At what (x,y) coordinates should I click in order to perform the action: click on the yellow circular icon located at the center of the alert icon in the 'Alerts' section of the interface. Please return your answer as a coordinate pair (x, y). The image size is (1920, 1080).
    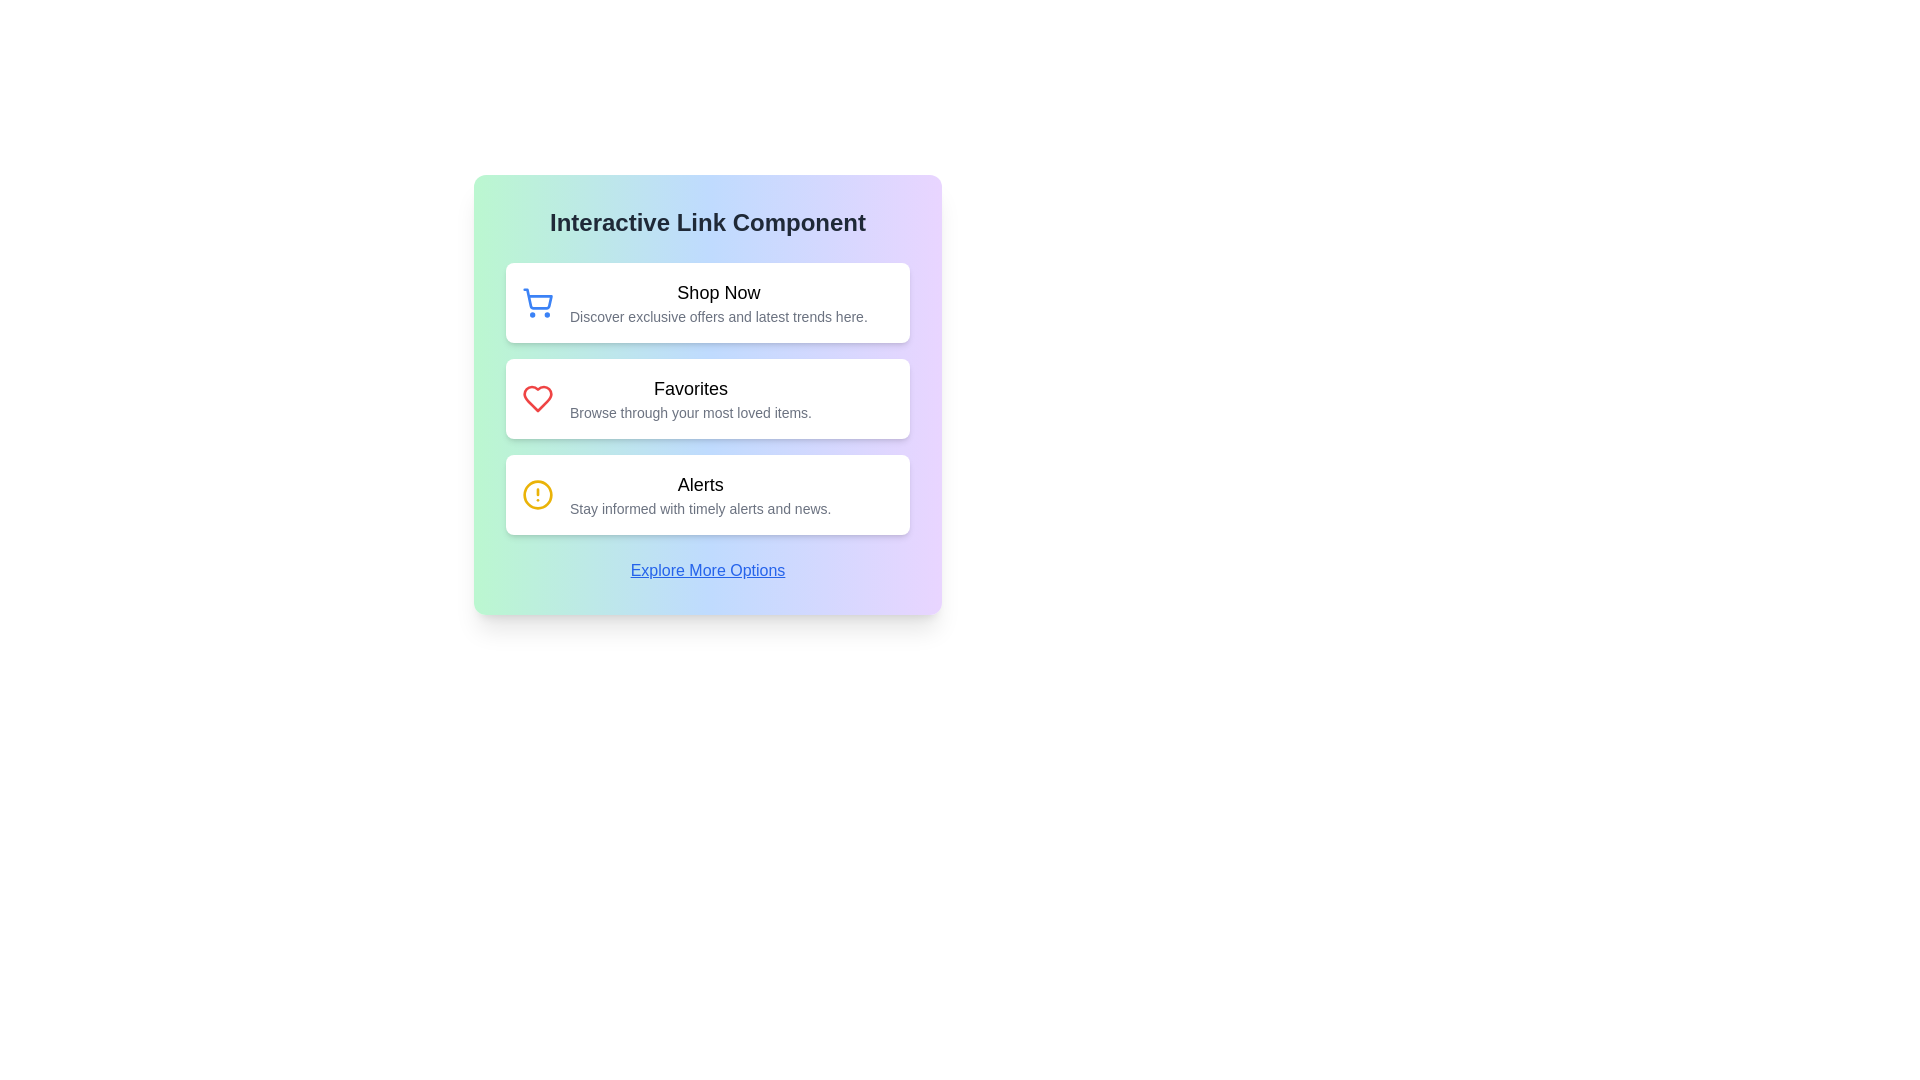
    Looking at the image, I should click on (537, 494).